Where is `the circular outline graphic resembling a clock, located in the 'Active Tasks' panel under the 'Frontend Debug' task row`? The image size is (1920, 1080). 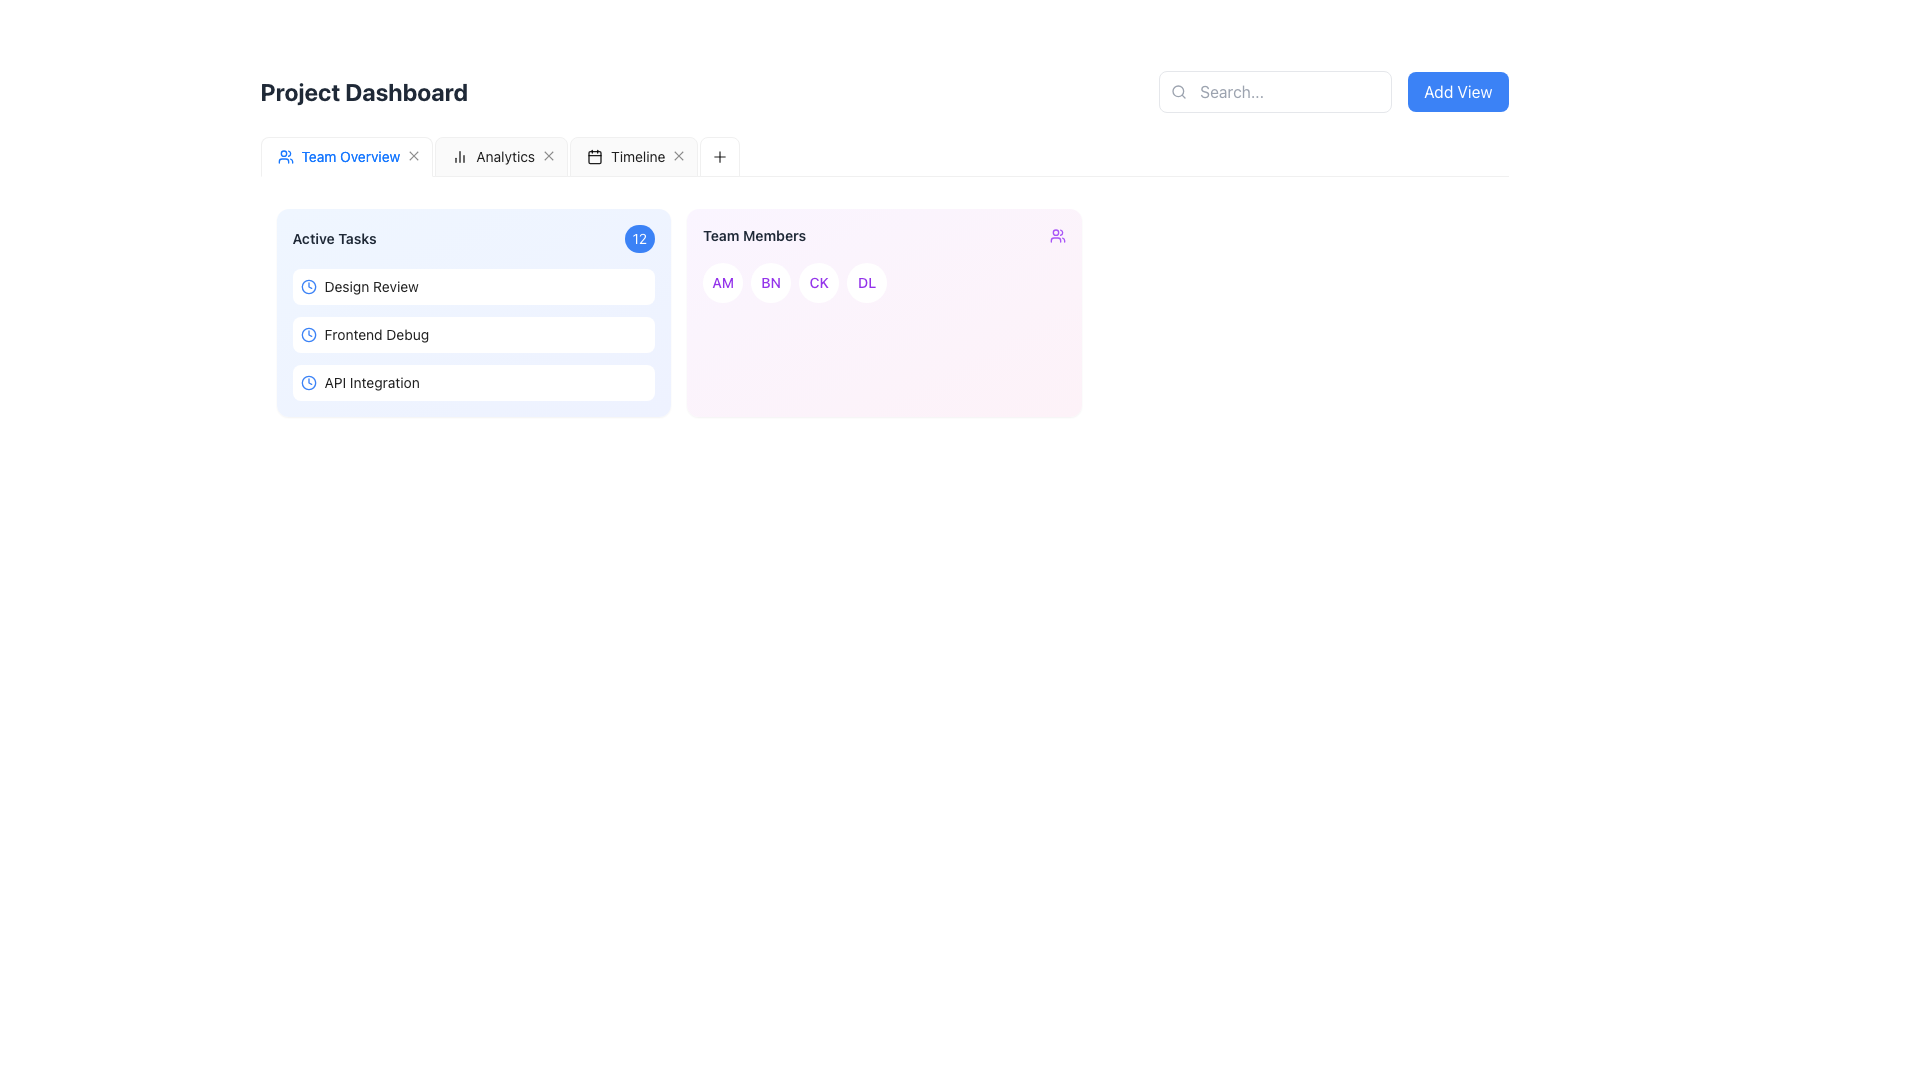 the circular outline graphic resembling a clock, located in the 'Active Tasks' panel under the 'Frontend Debug' task row is located at coordinates (307, 334).